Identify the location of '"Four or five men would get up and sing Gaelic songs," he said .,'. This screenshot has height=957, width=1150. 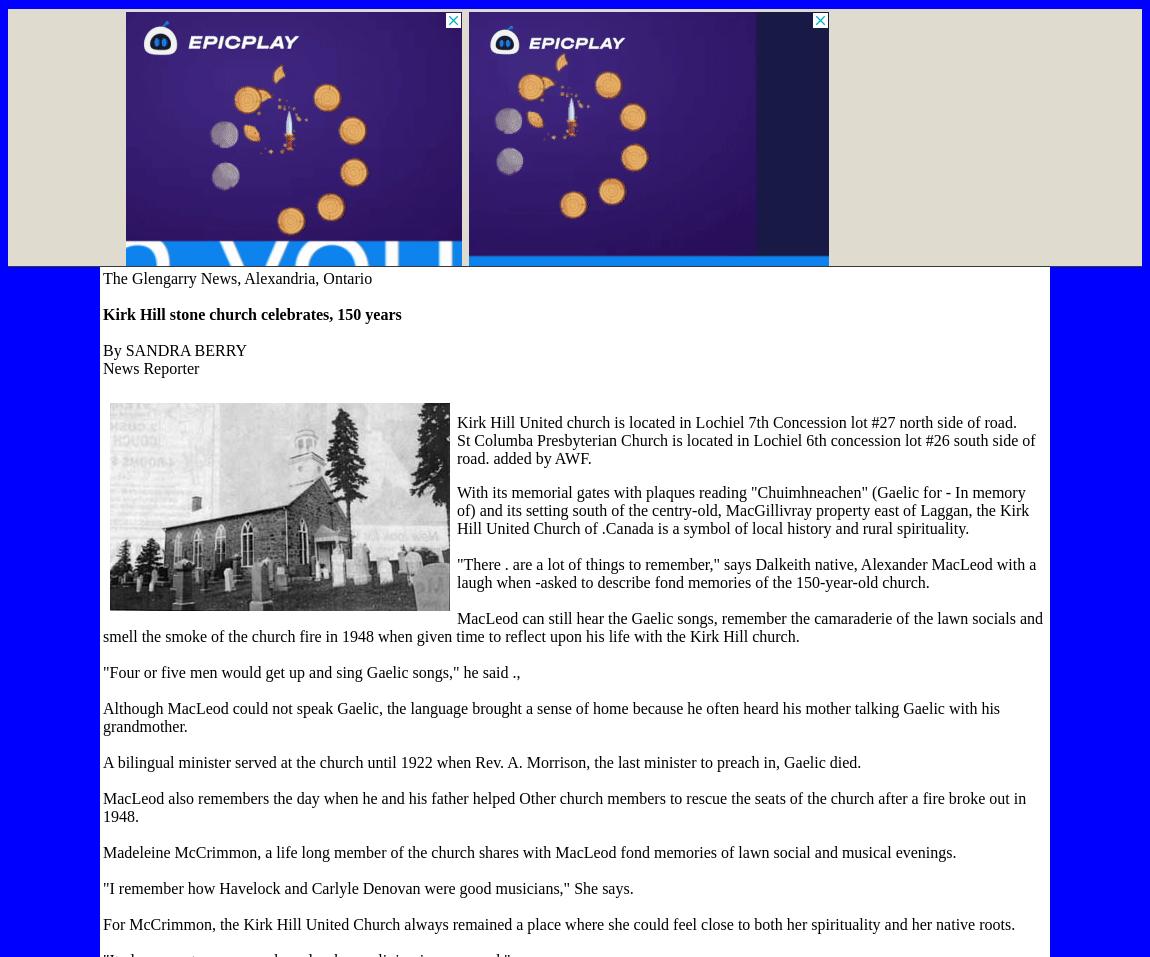
(102, 672).